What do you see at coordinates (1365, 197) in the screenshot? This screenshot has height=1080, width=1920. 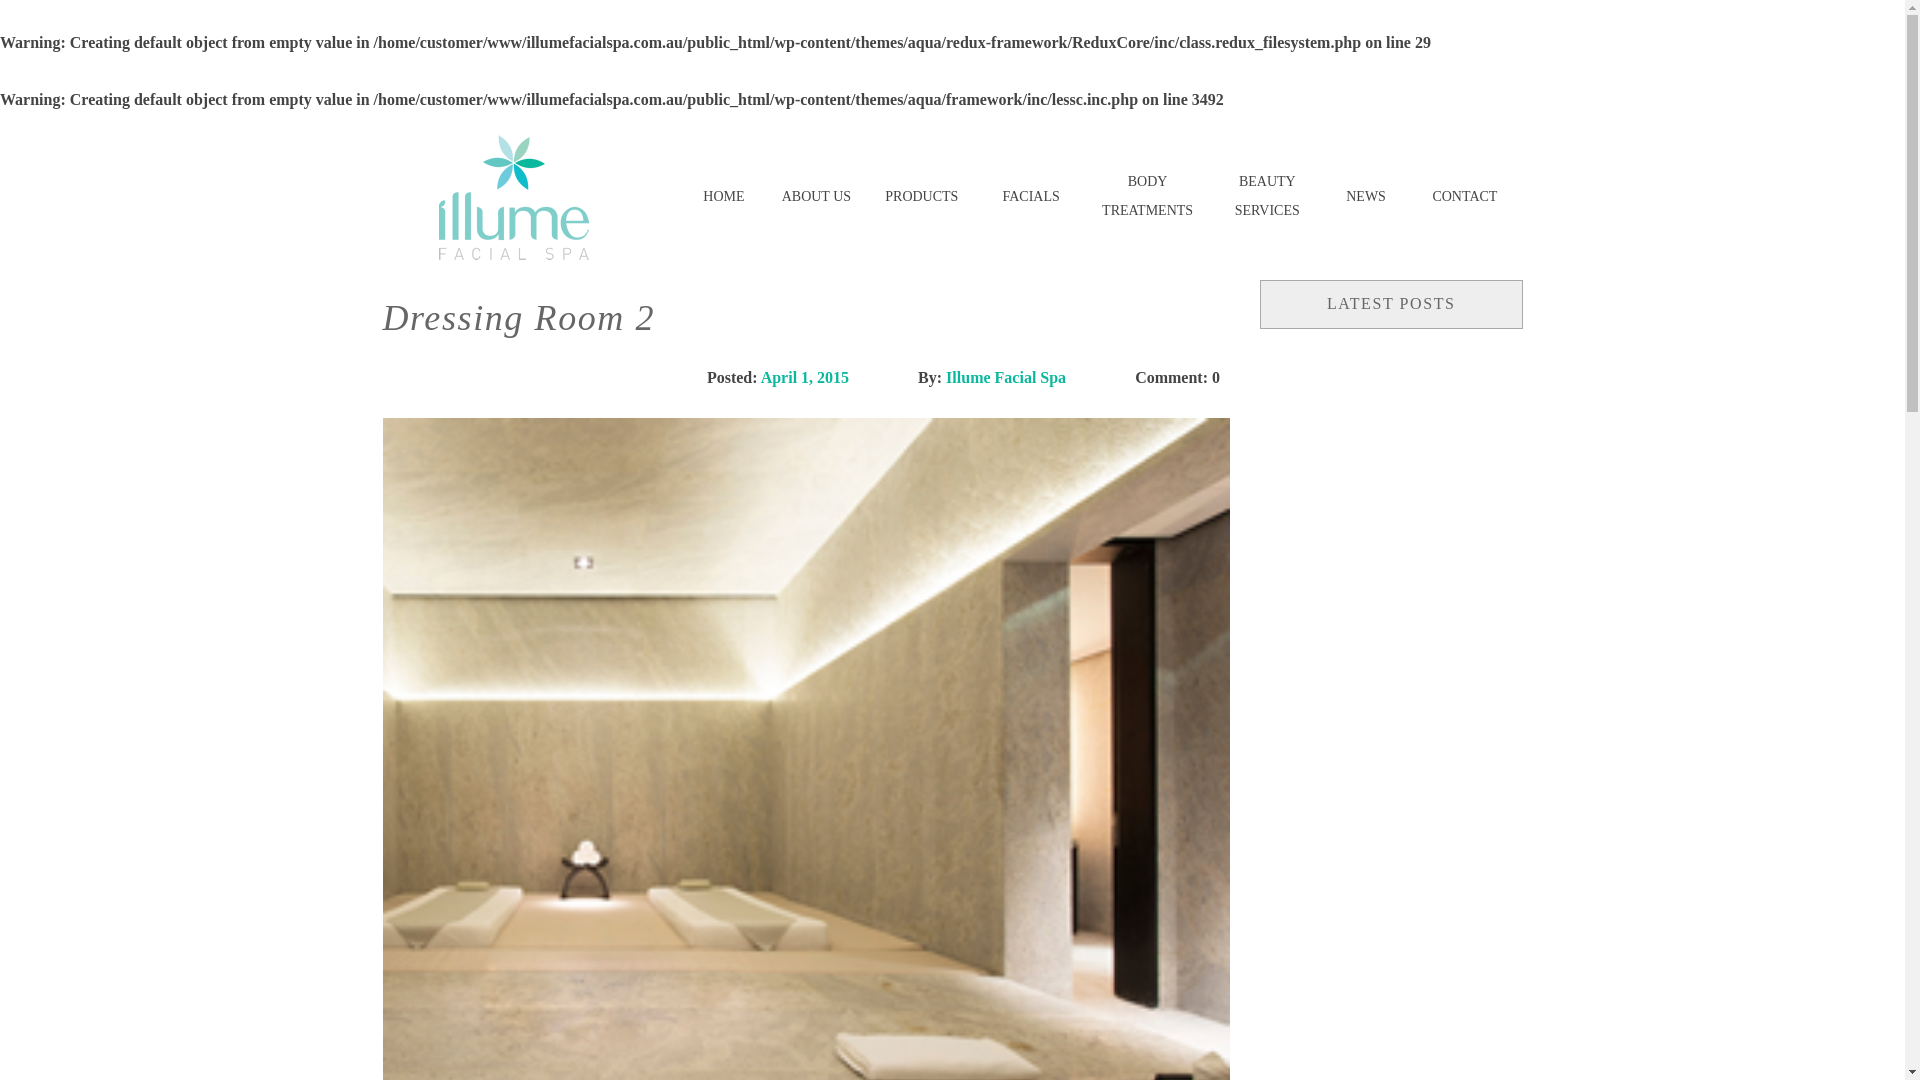 I see `'NEWS'` at bounding box center [1365, 197].